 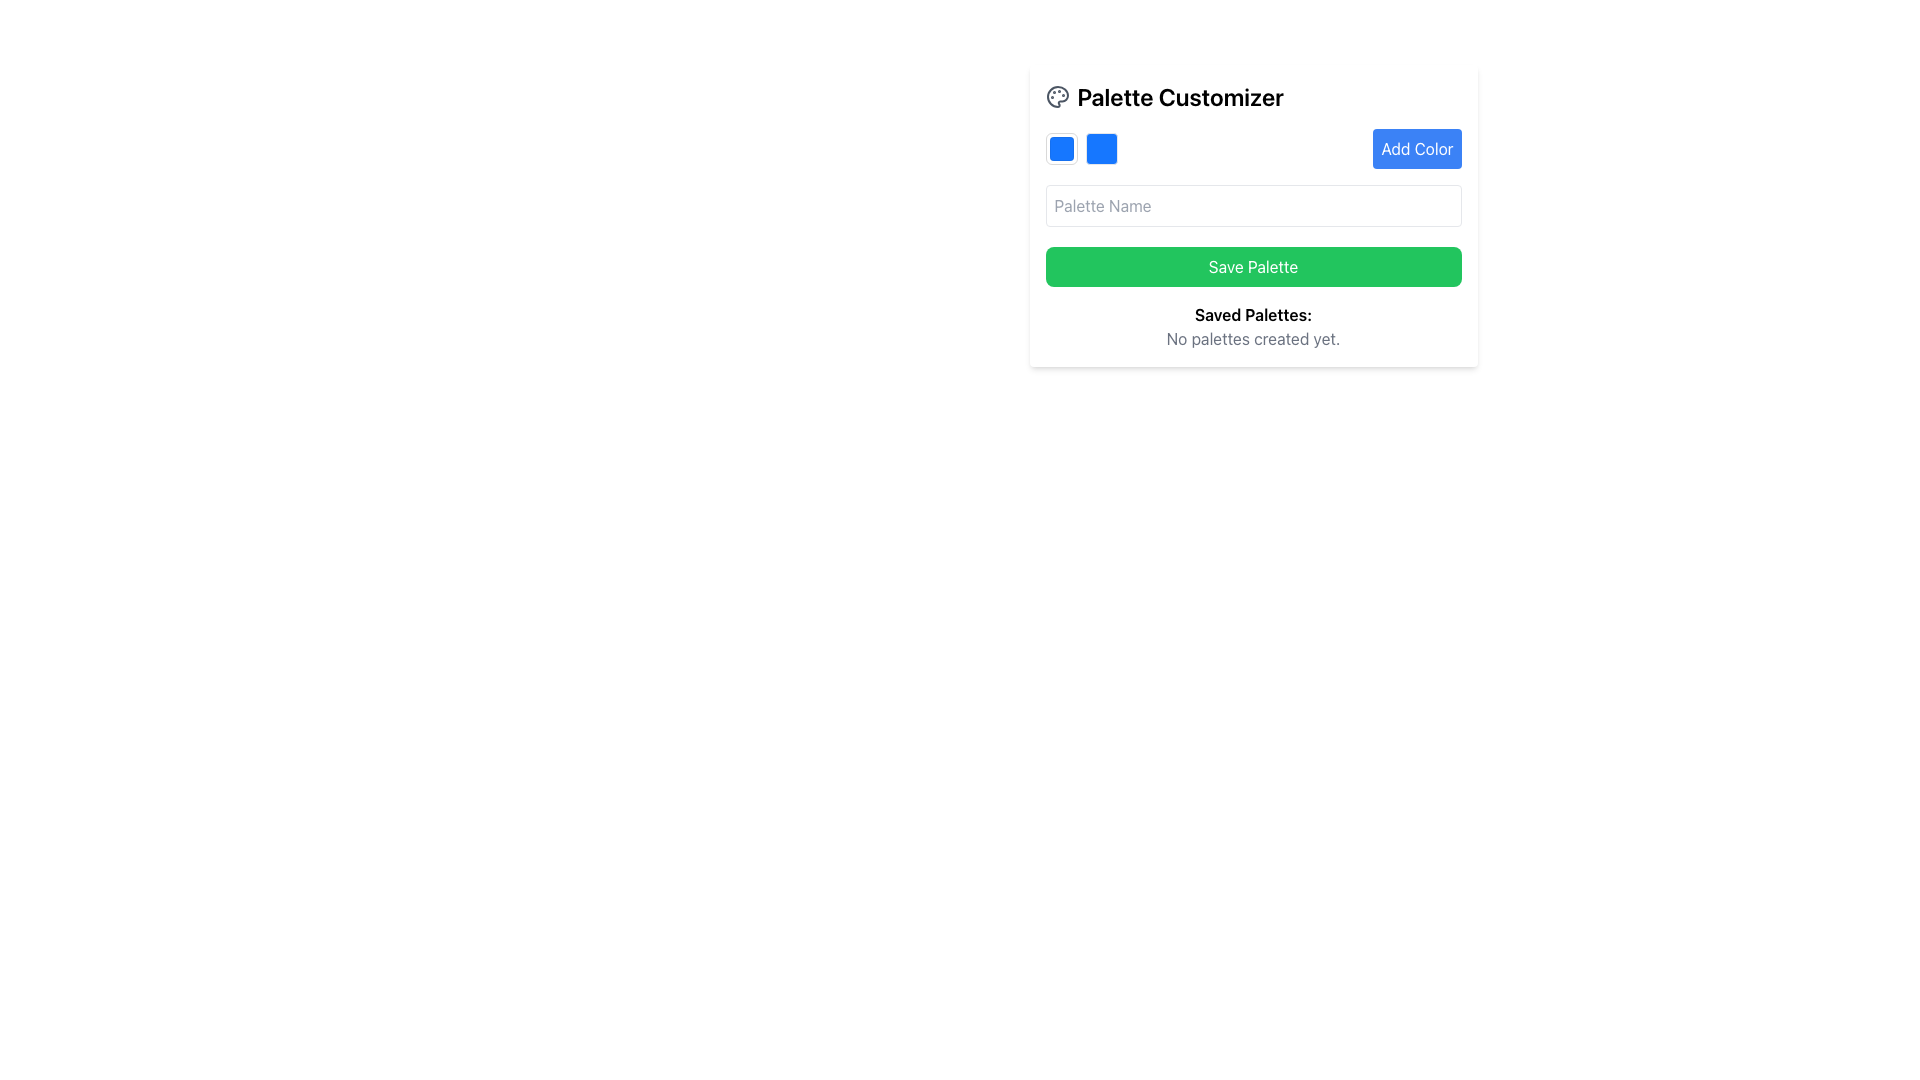 What do you see at coordinates (1056, 96) in the screenshot?
I see `the circular SVG shape component resembling a palette icon located in the top left corner of the UI, next to the 'Palette Customizer' text` at bounding box center [1056, 96].